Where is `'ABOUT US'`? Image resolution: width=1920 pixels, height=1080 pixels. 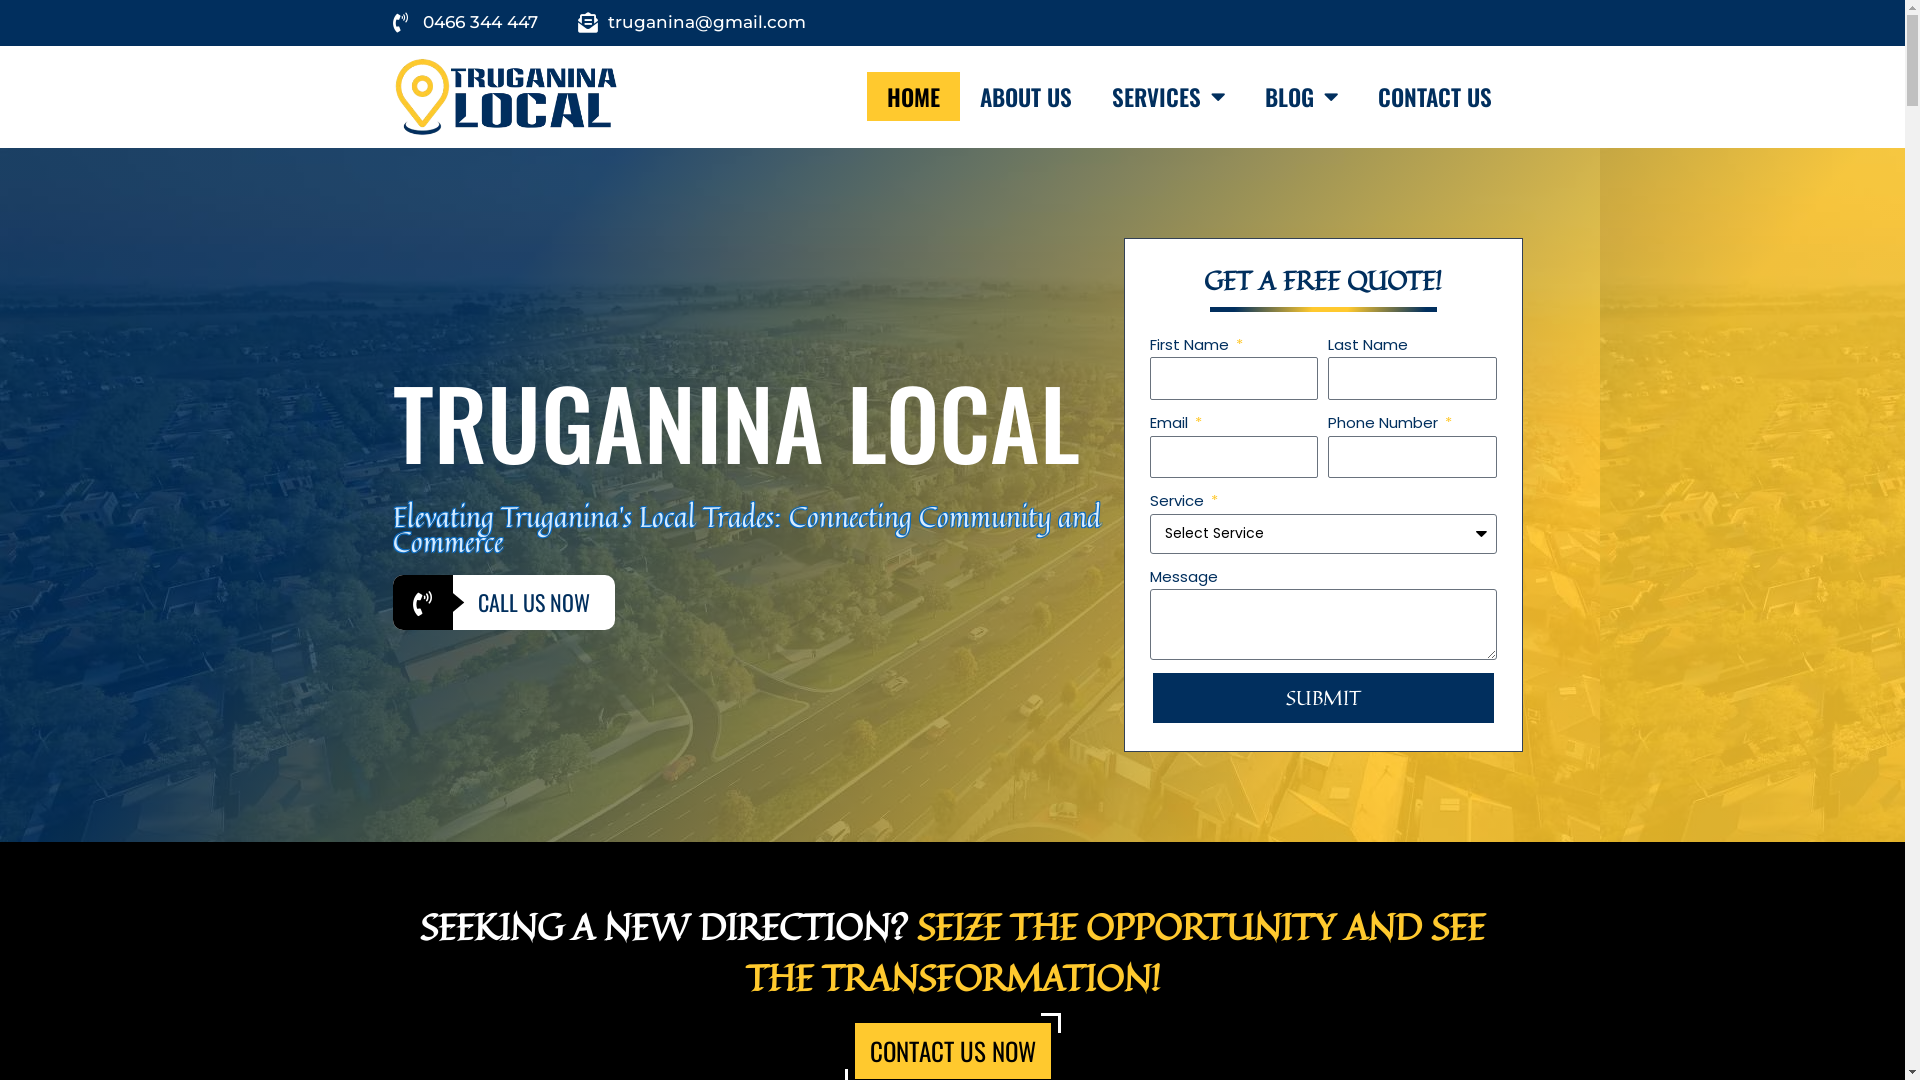
'ABOUT US' is located at coordinates (960, 96).